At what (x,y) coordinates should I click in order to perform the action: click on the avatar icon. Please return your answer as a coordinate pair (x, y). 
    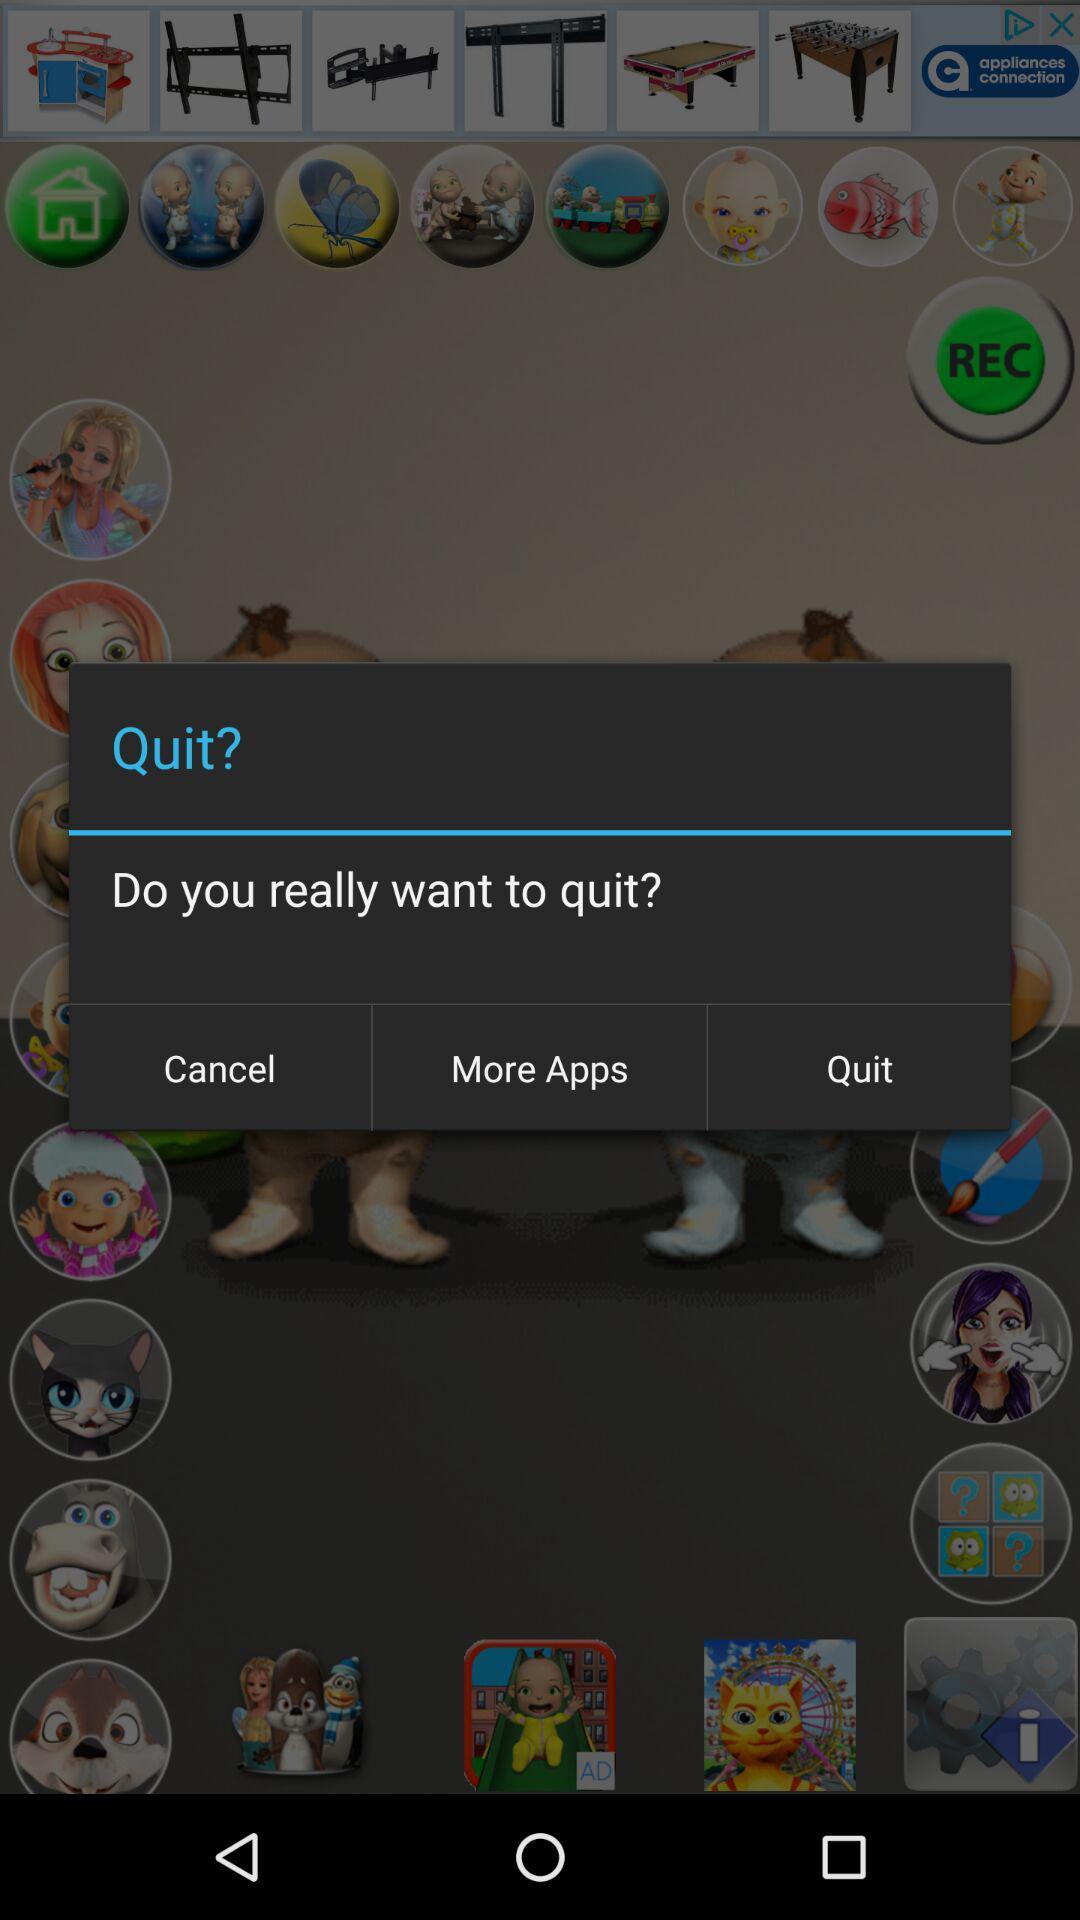
    Looking at the image, I should click on (990, 1631).